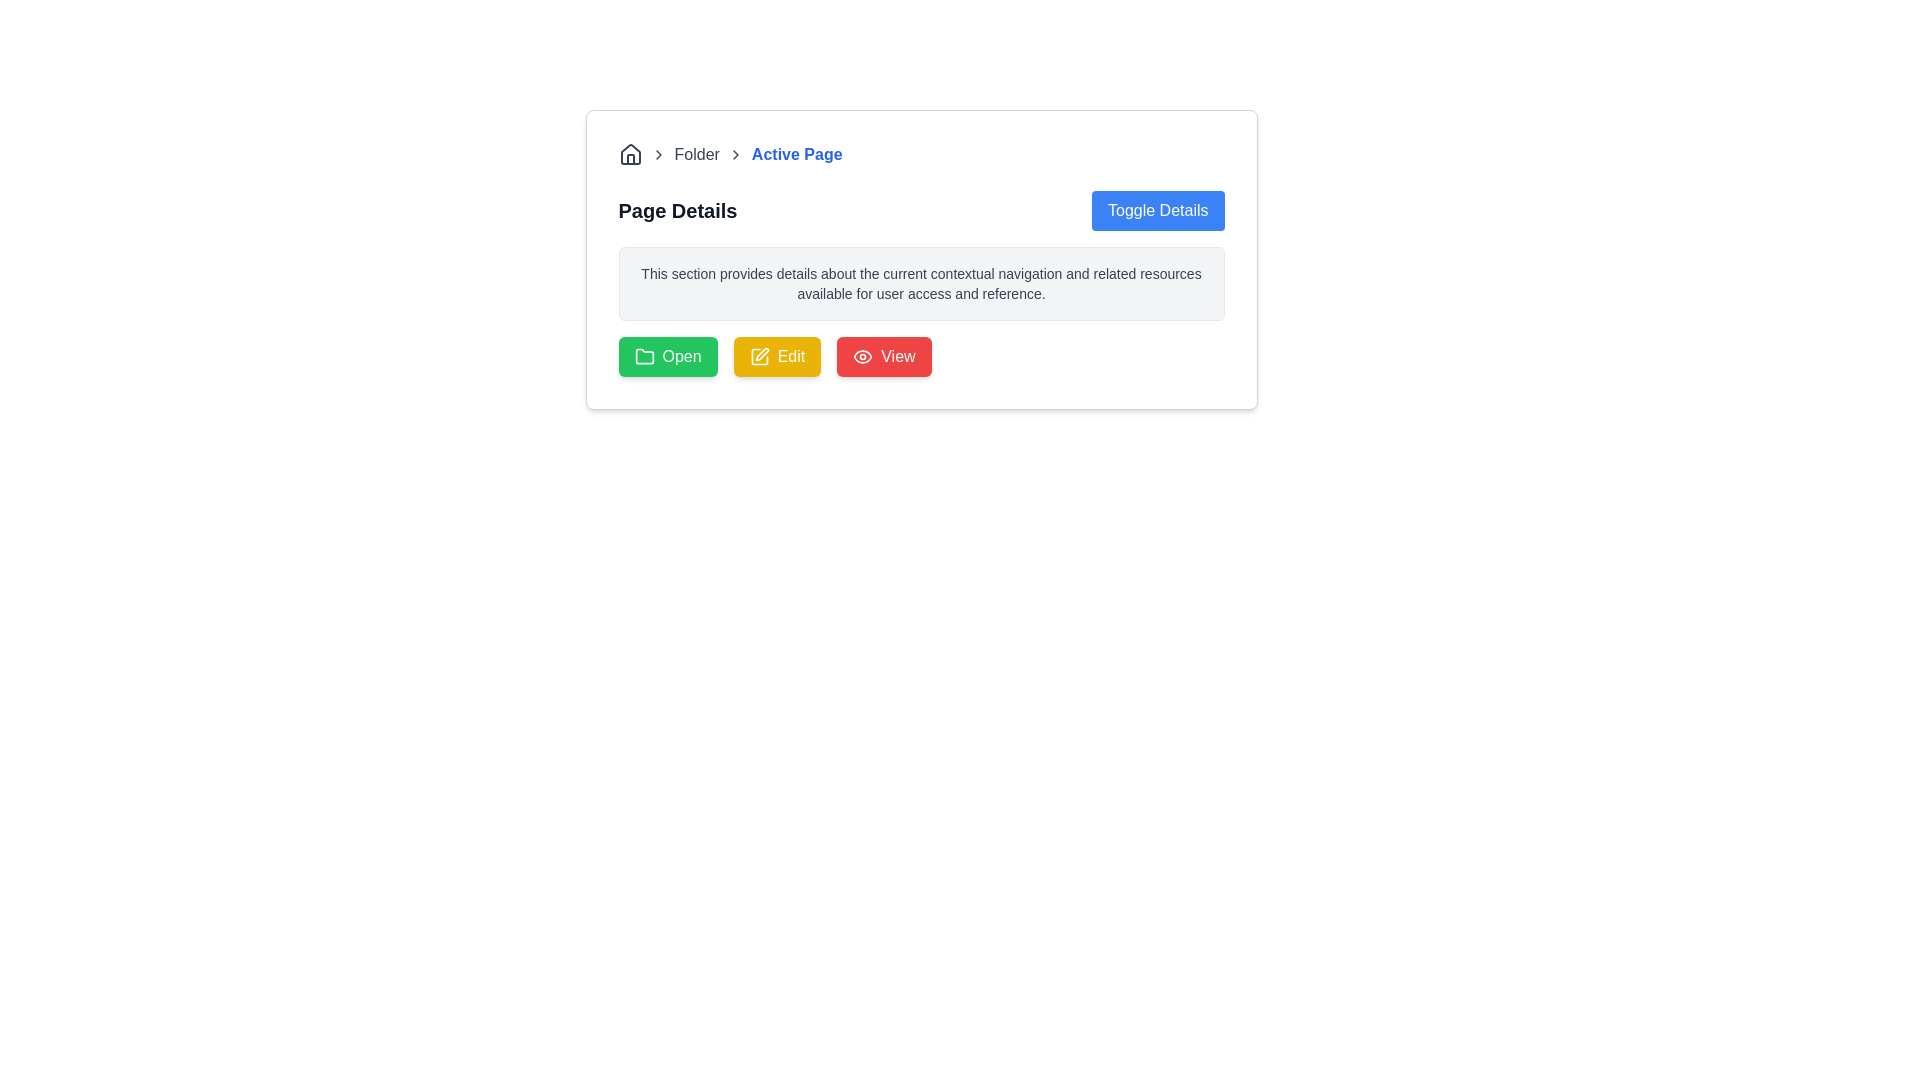  Describe the element at coordinates (883, 356) in the screenshot. I see `the third button in a horizontal row of action buttons` at that location.